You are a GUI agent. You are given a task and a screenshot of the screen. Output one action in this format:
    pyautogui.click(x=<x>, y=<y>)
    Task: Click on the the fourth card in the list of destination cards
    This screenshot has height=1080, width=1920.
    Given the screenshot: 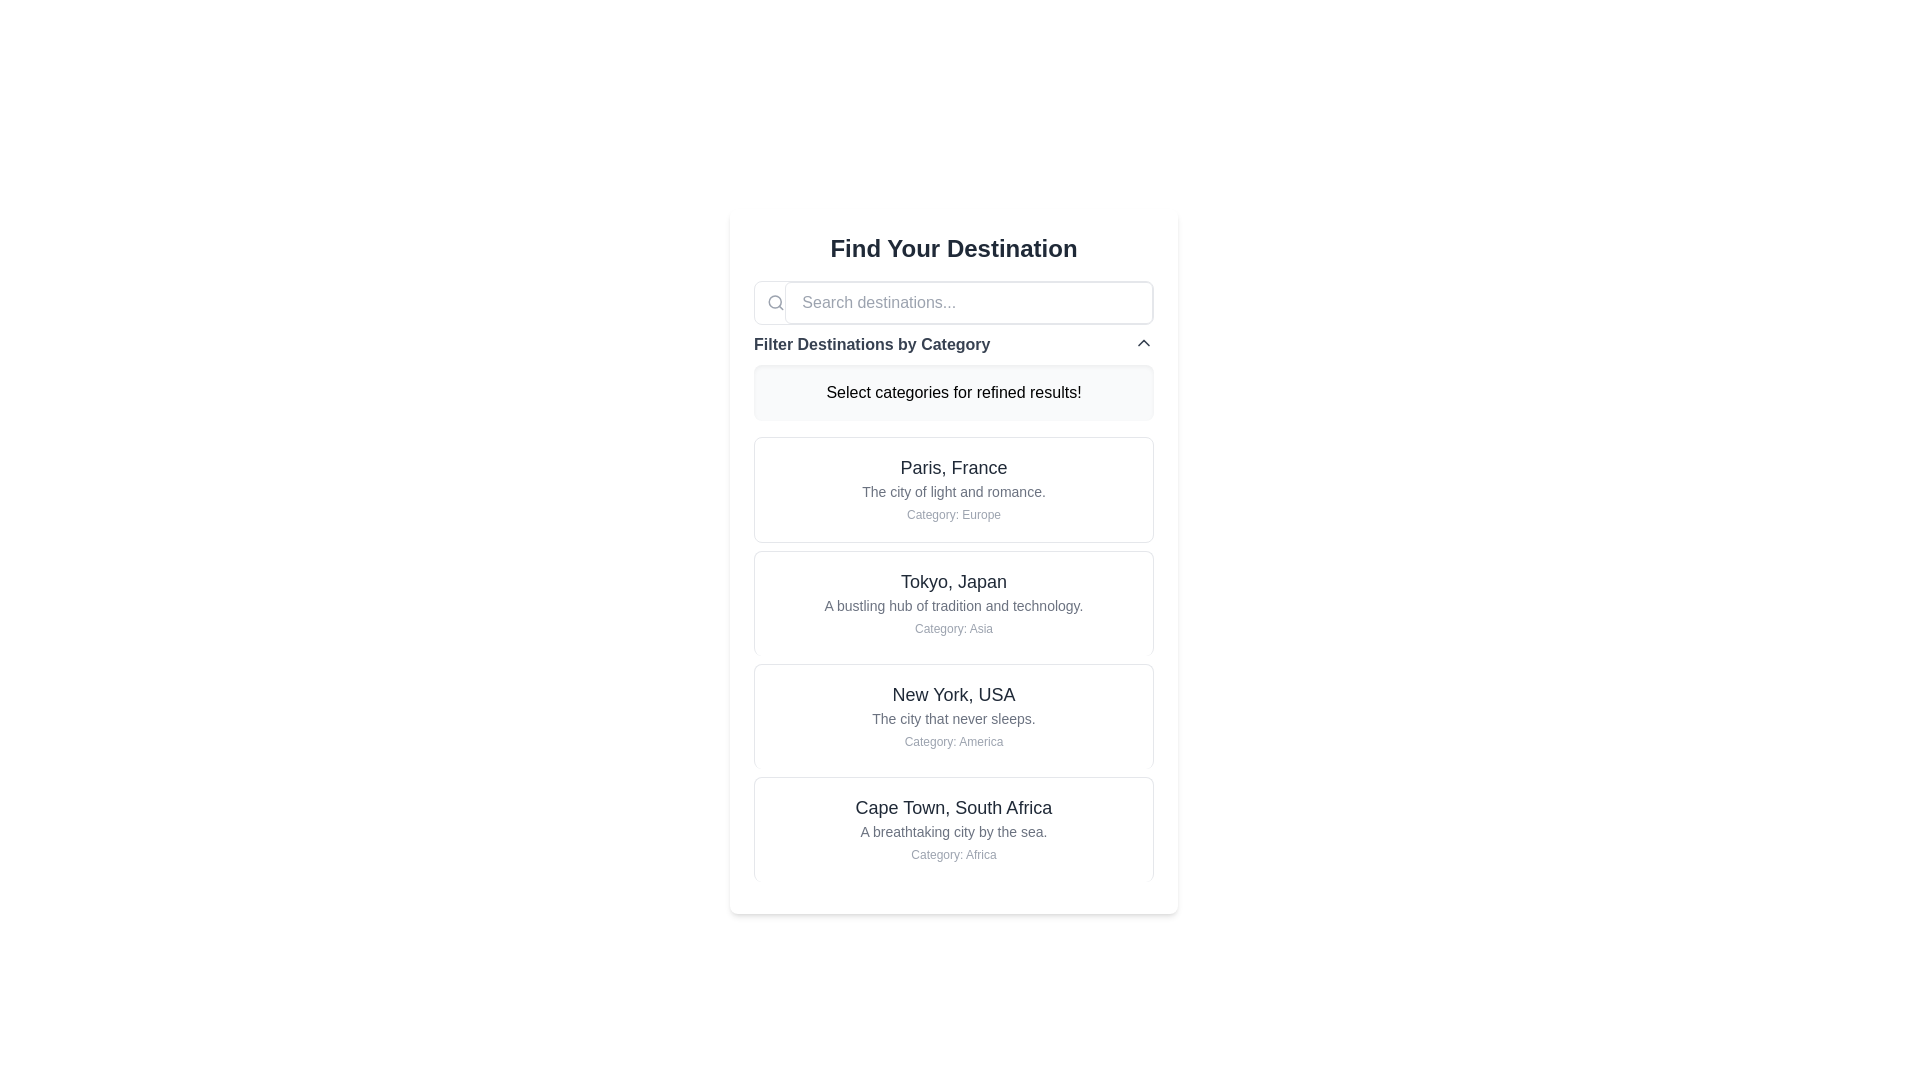 What is the action you would take?
    pyautogui.click(x=953, y=829)
    